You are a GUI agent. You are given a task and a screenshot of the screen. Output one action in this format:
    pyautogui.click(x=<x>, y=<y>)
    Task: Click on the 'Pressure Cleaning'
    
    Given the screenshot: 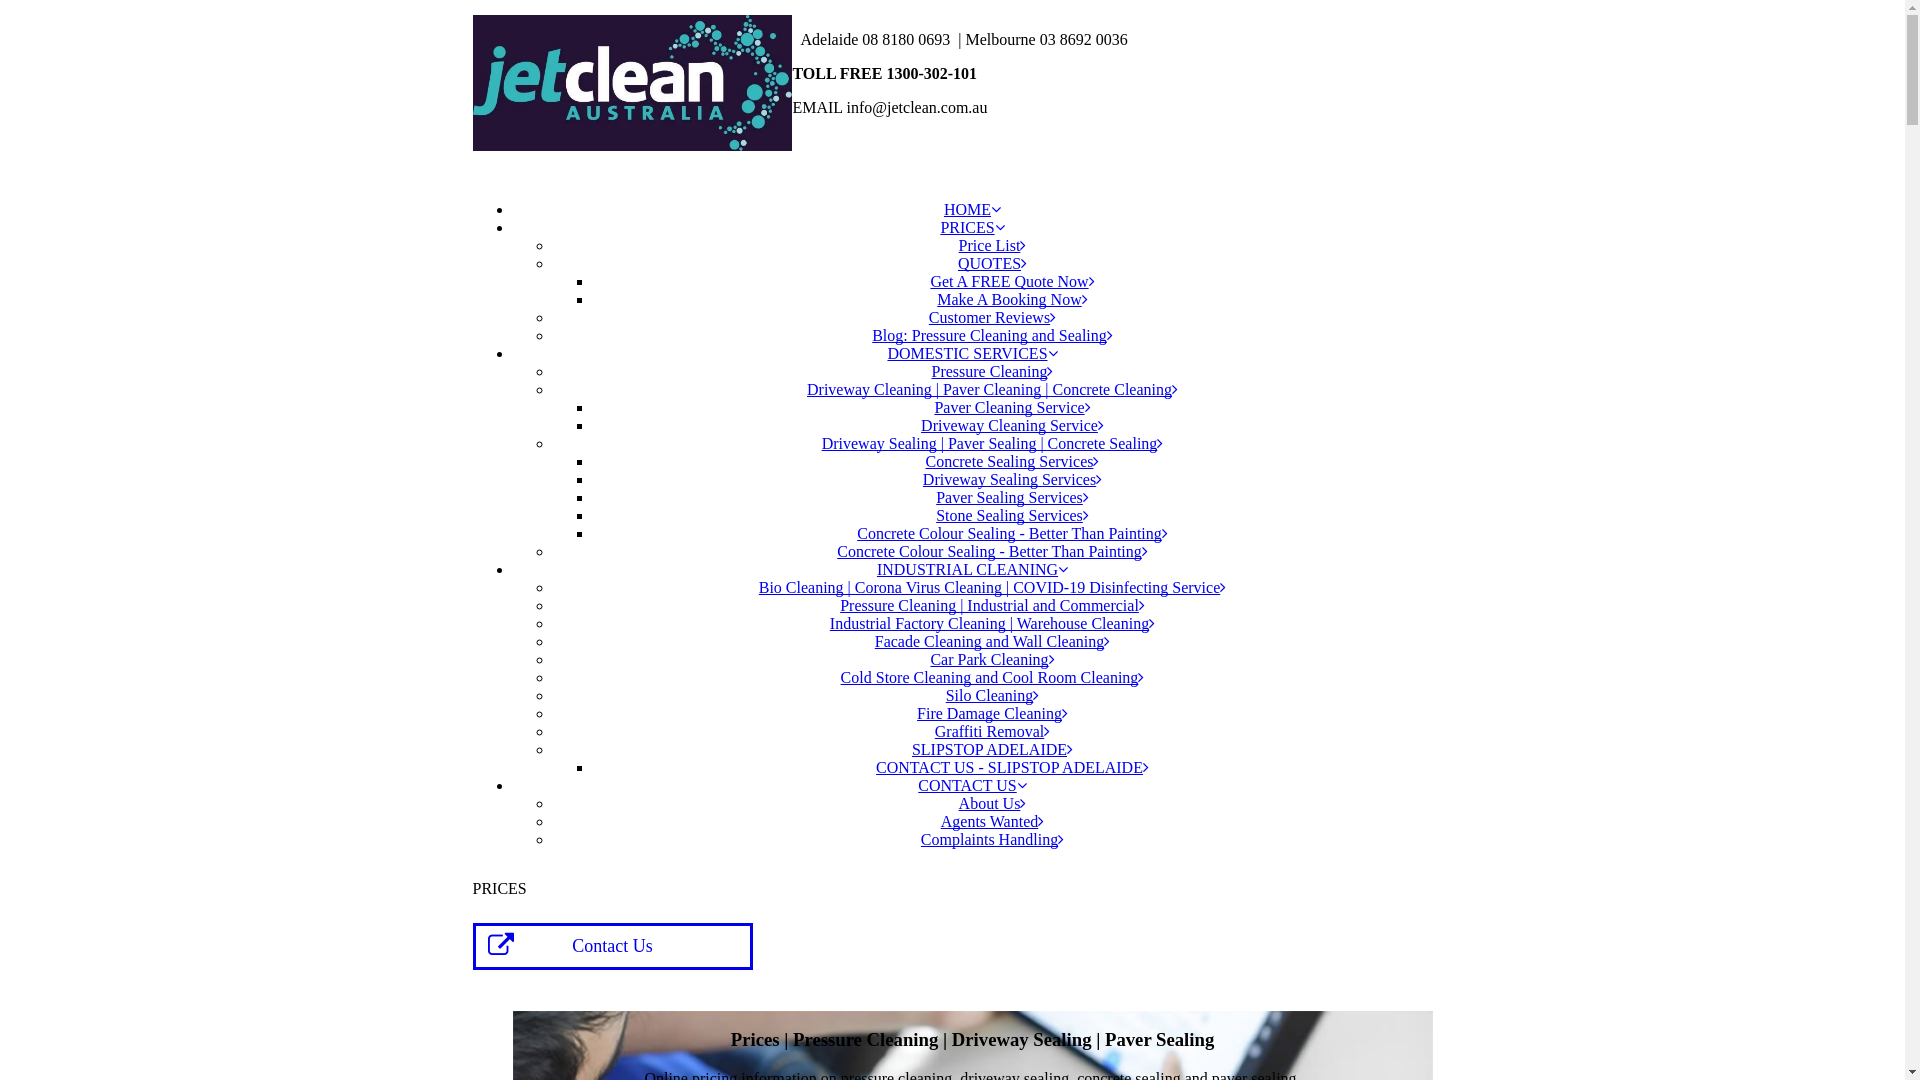 What is the action you would take?
    pyautogui.click(x=993, y=371)
    